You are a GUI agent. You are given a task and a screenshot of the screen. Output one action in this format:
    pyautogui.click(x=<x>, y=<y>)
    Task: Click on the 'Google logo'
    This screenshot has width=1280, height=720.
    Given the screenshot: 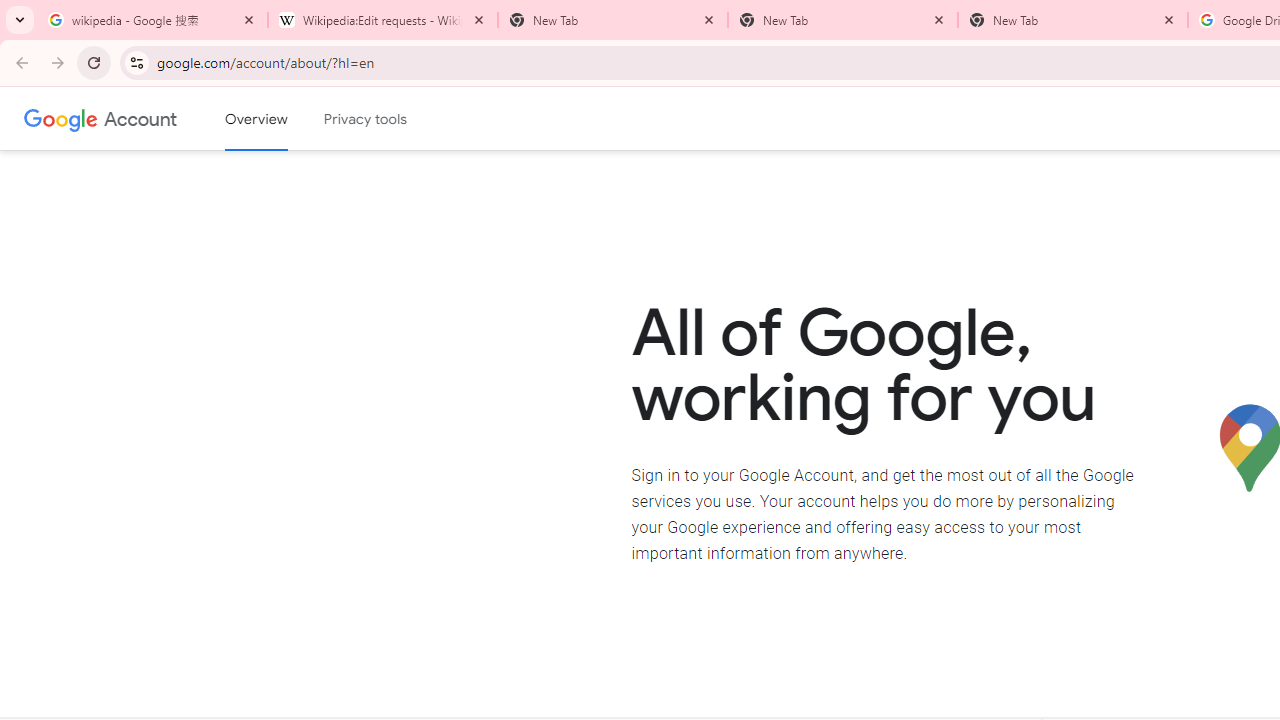 What is the action you would take?
    pyautogui.click(x=61, y=118)
    